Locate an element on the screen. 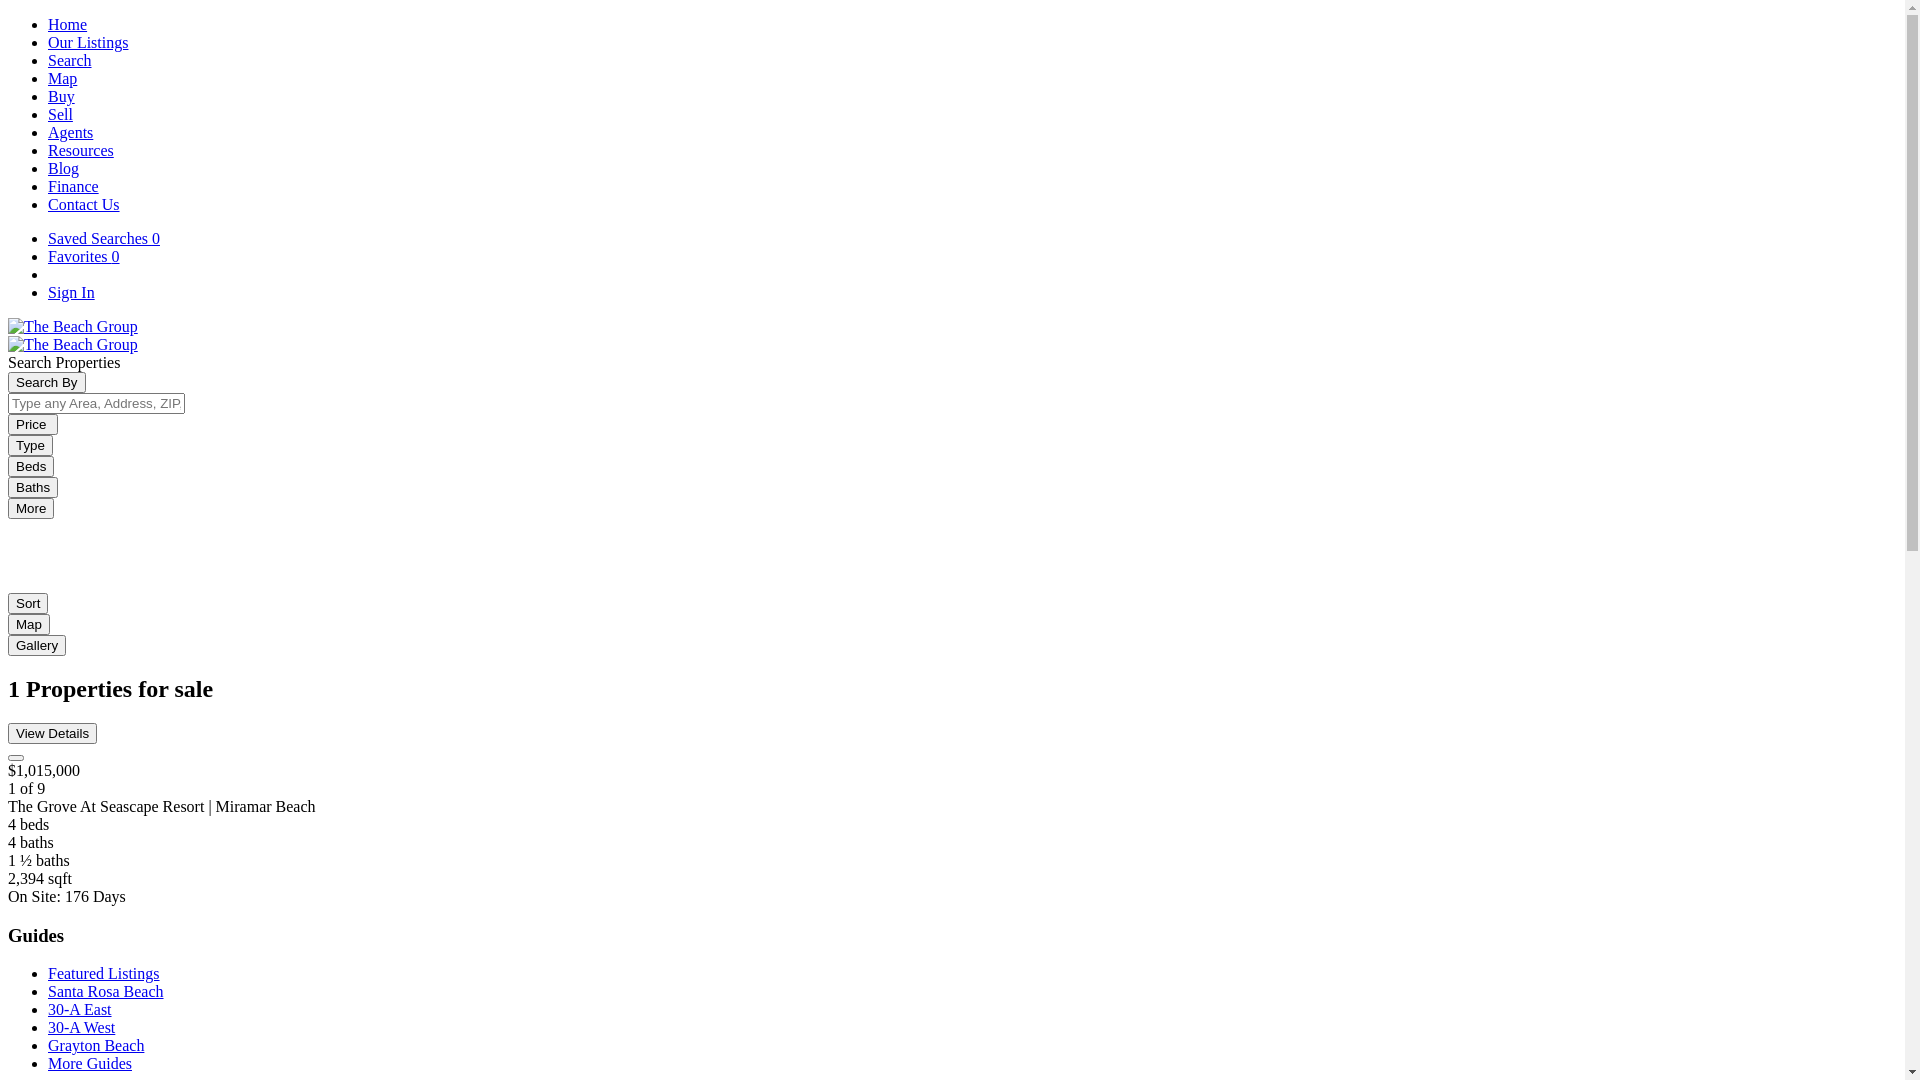  'Type' is located at coordinates (30, 444).